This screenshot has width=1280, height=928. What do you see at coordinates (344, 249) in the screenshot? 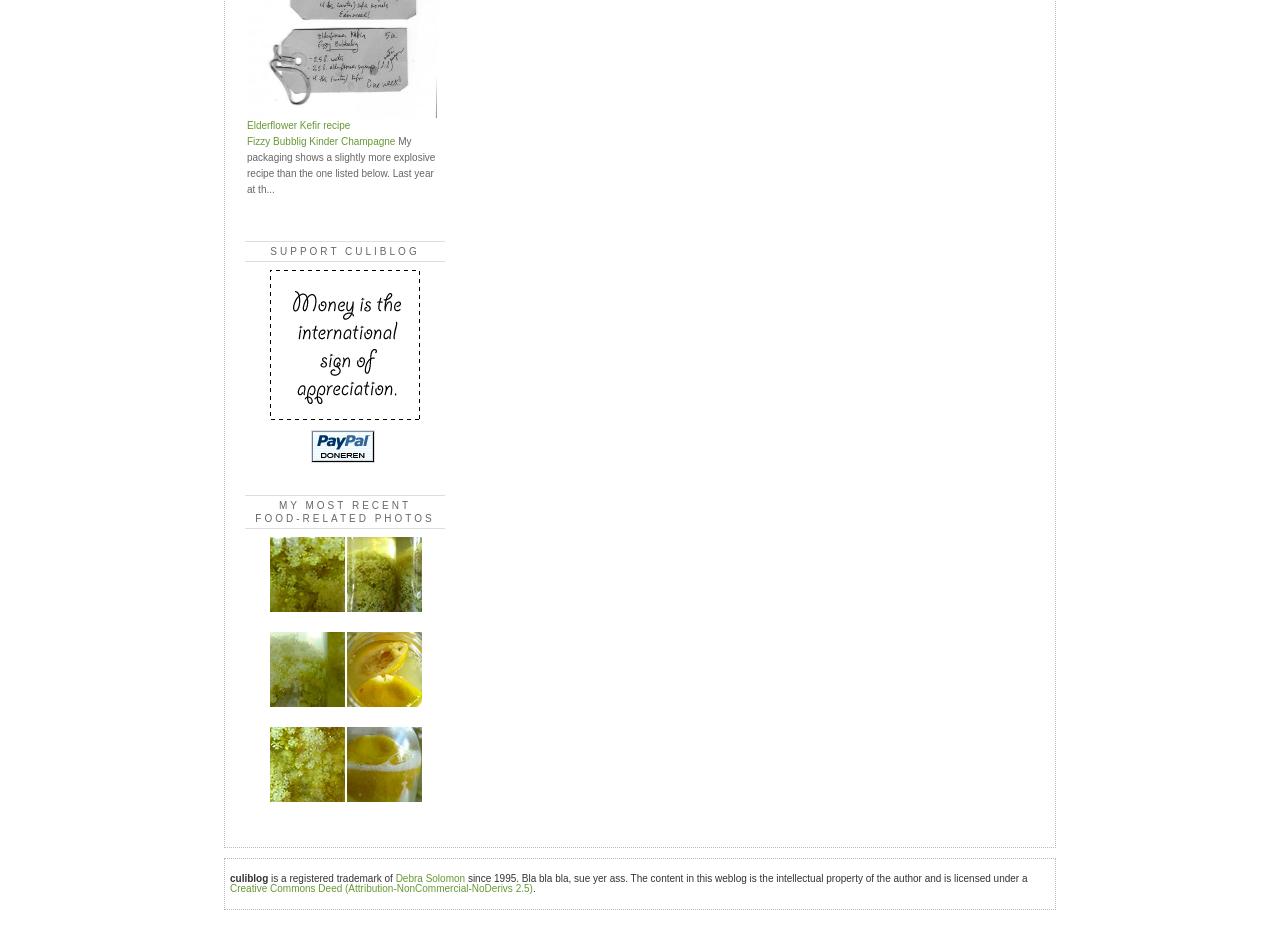
I see `'Support culiblog'` at bounding box center [344, 249].